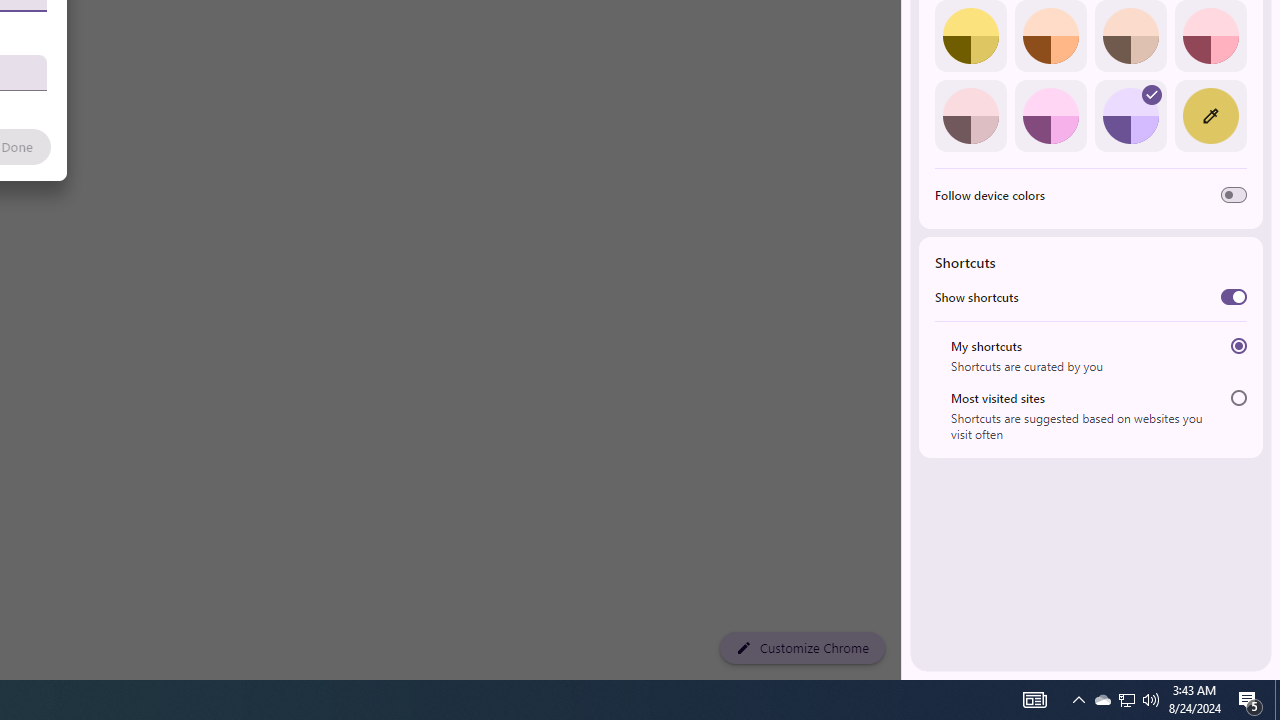  Describe the element at coordinates (1130, 115) in the screenshot. I see `'Violet'` at that location.